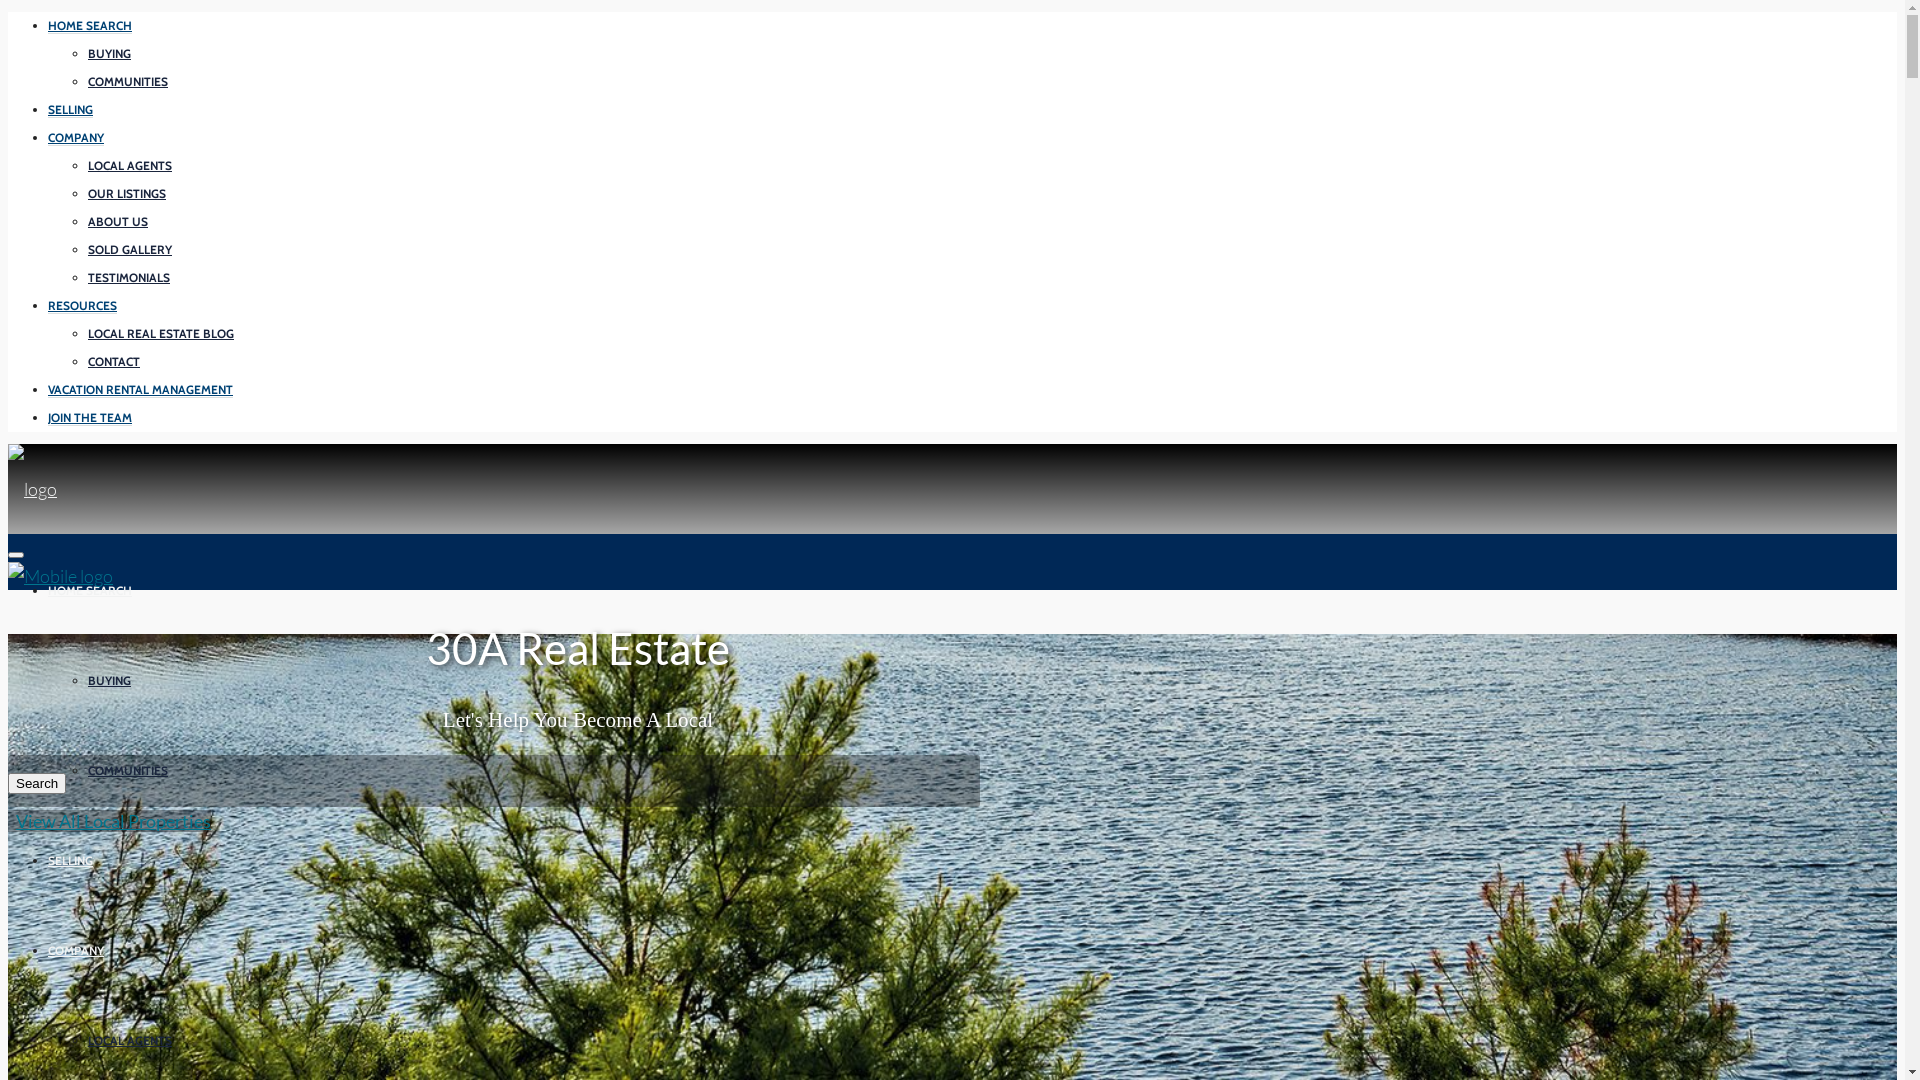  I want to click on 'LOCAL REAL ESTATE BLOG', so click(161, 333).